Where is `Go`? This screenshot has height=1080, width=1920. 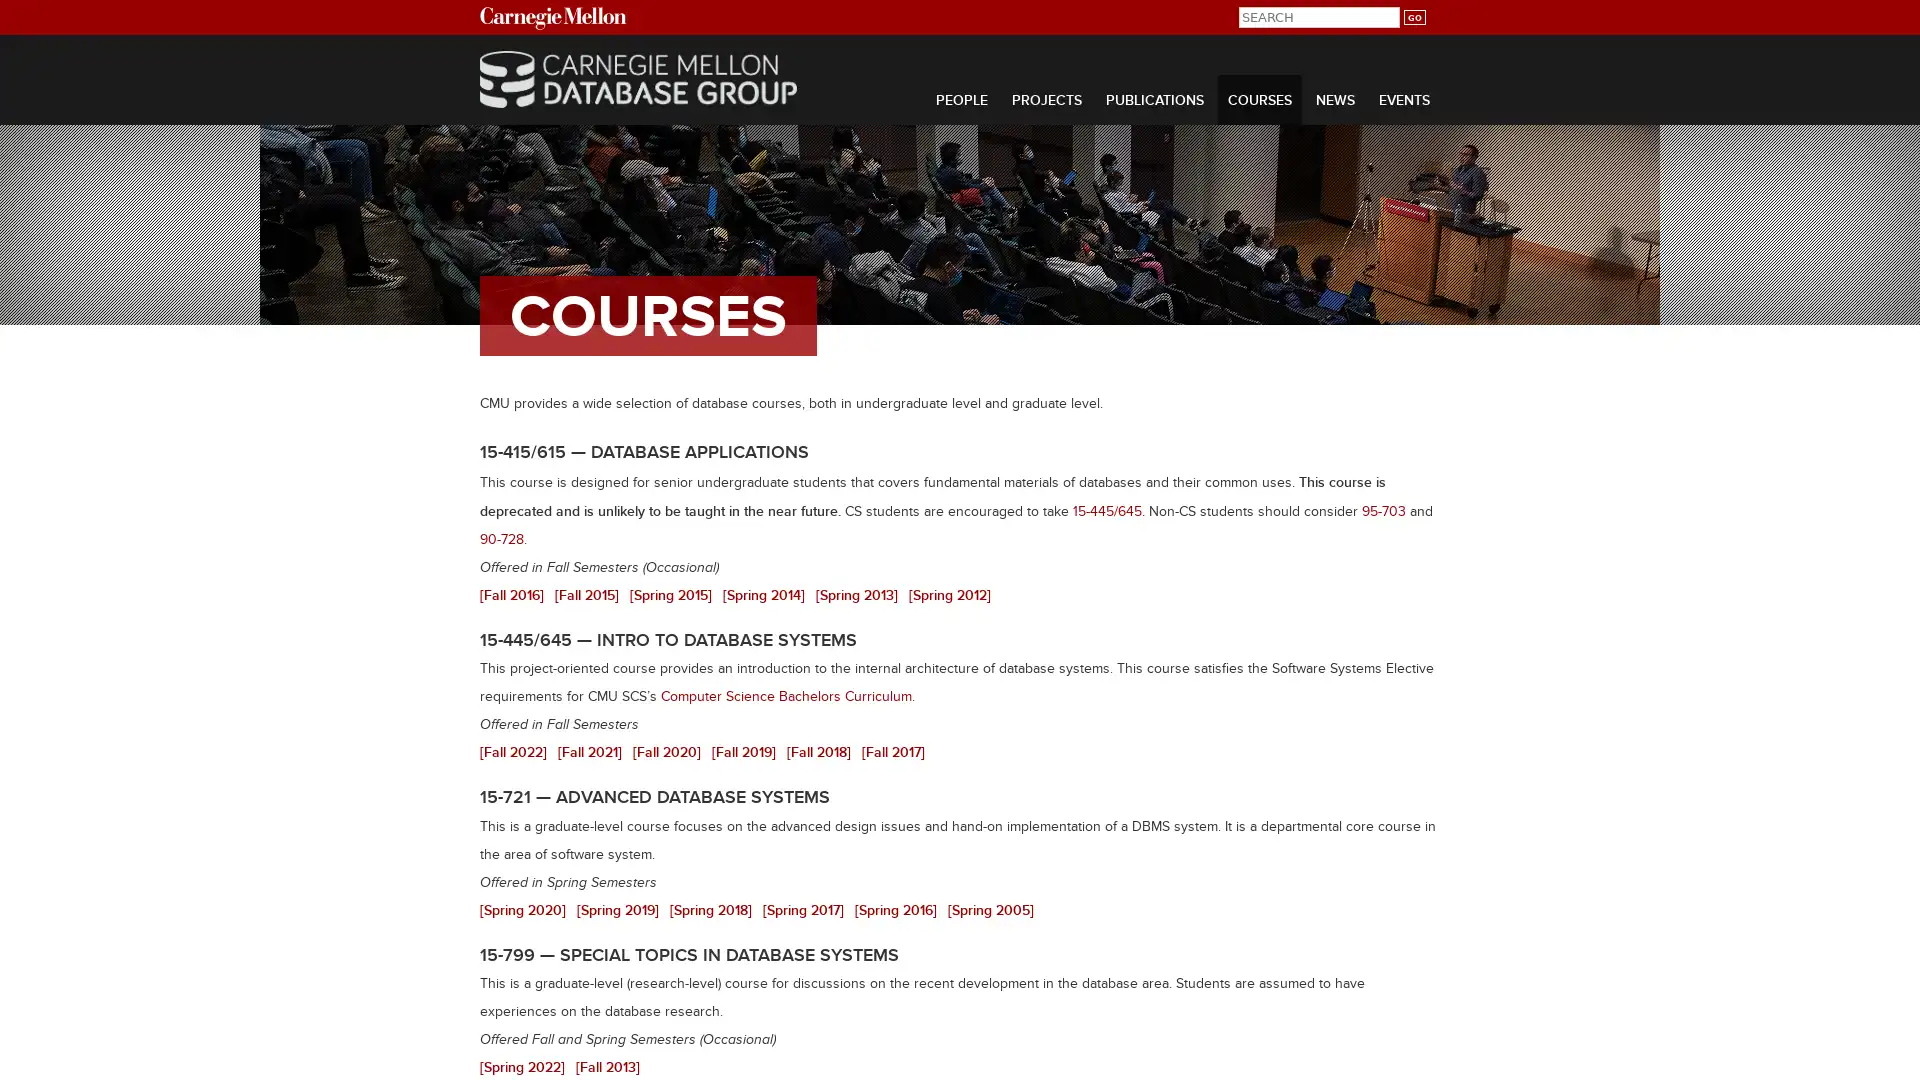 Go is located at coordinates (1413, 17).